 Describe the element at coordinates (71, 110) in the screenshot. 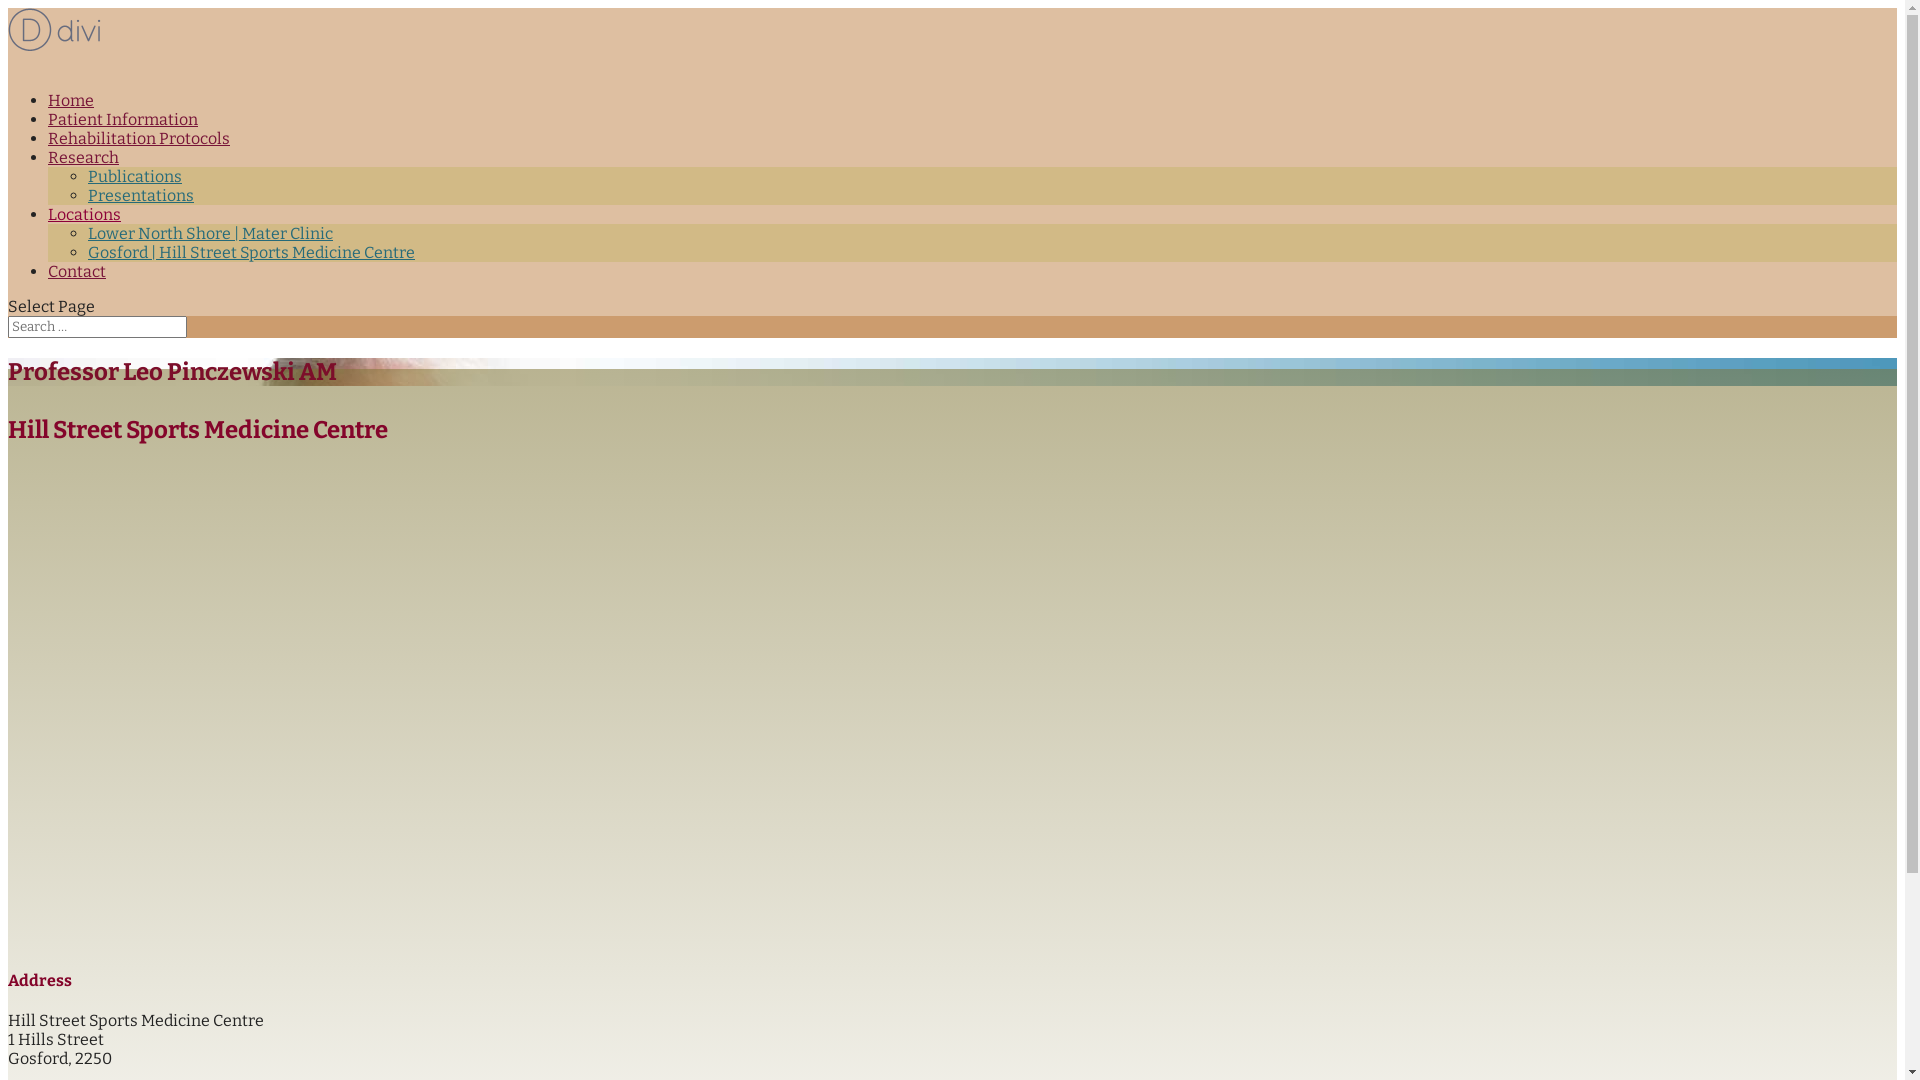

I see `'Home'` at that location.